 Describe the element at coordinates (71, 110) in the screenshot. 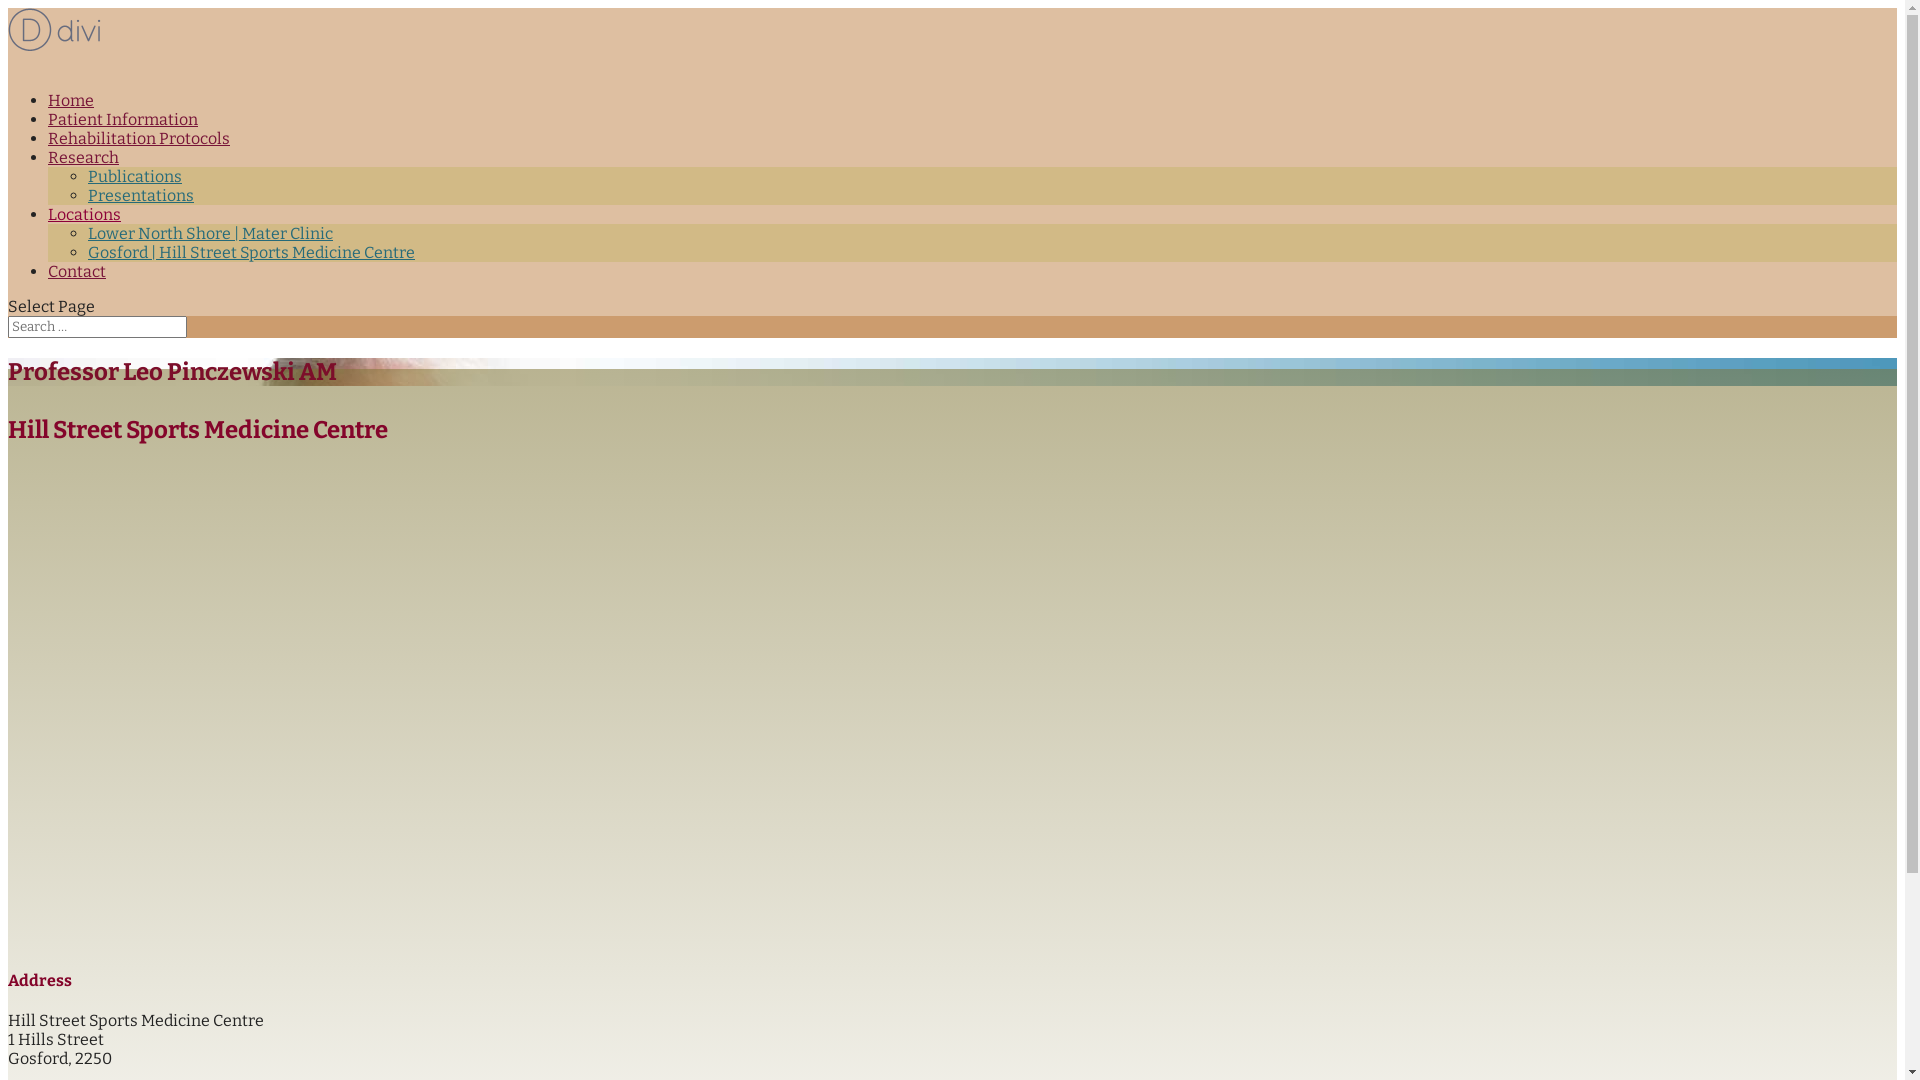

I see `'Home'` at that location.